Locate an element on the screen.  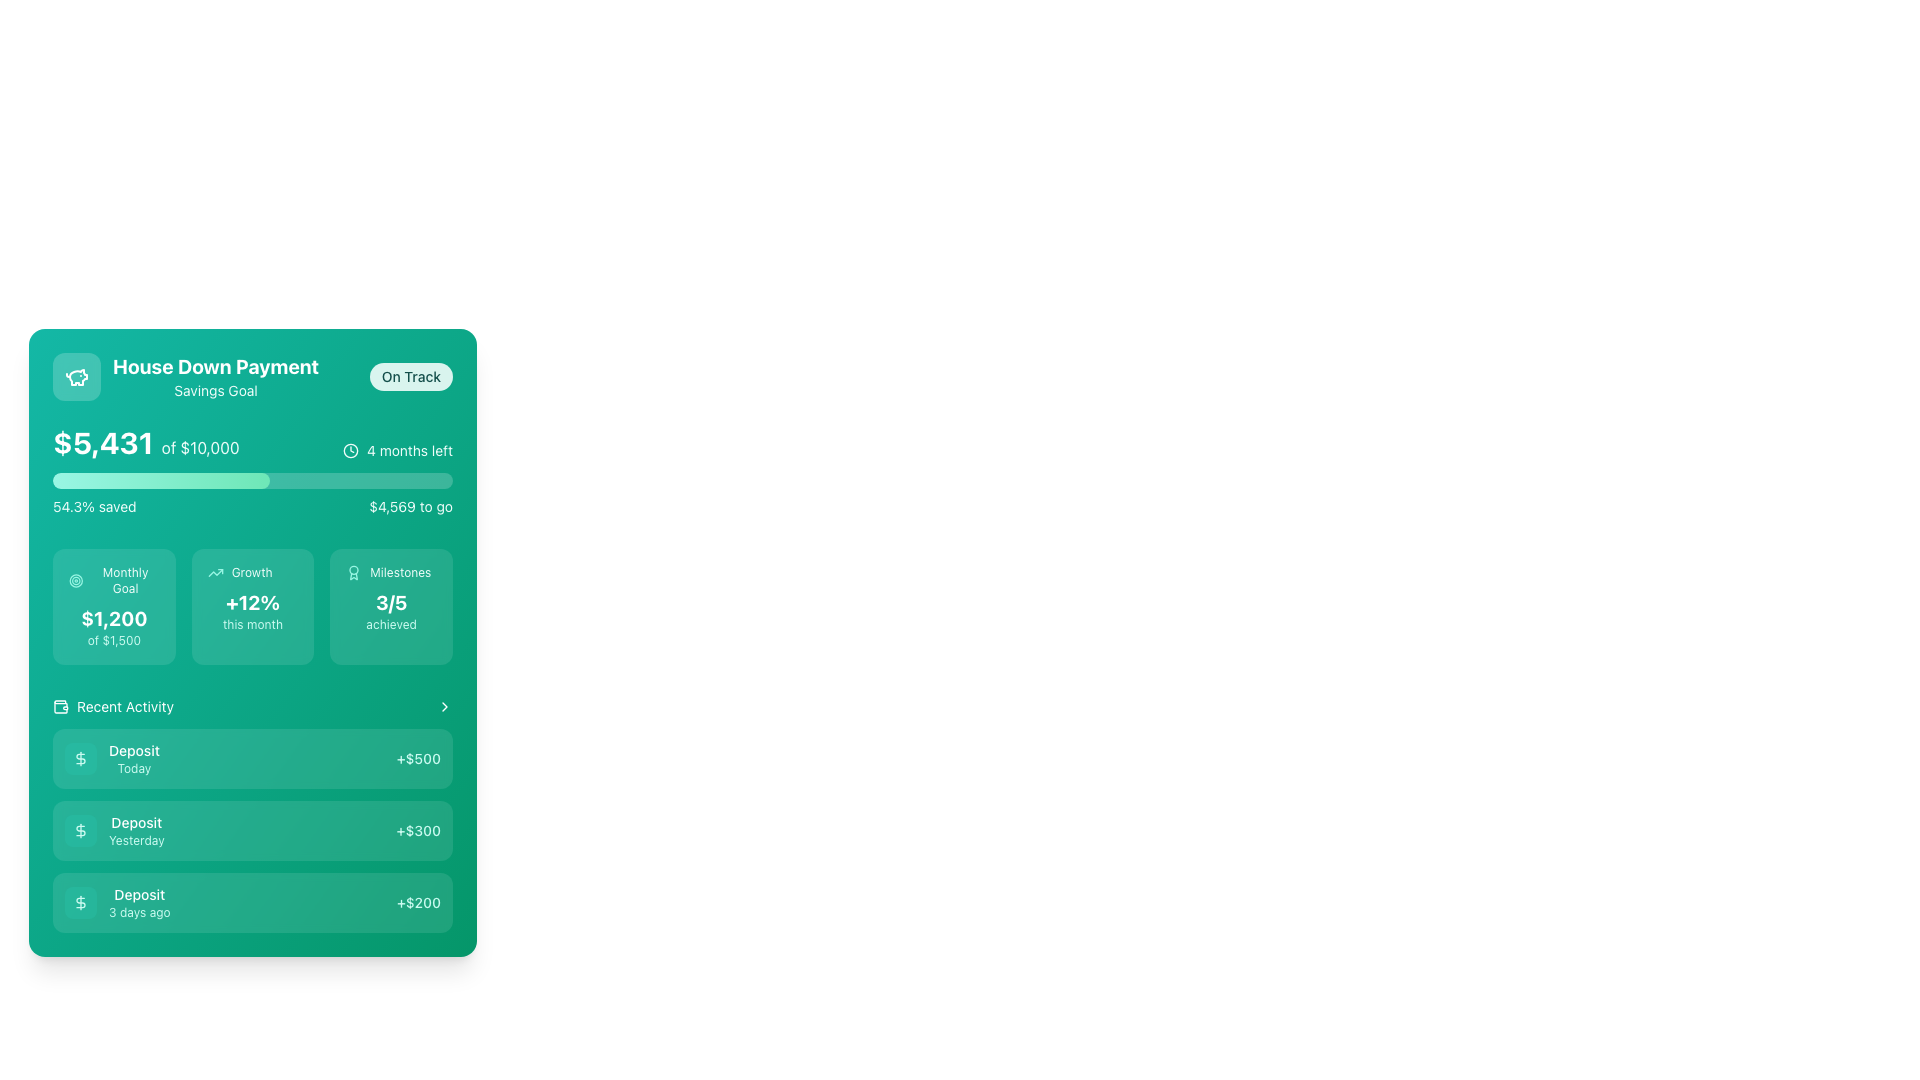
the 'House Down Payment' text label, which is located in the top-left section of the teal panel and contains two lines of text, with the top line in bold white and the second line in light teal is located at coordinates (216, 377).